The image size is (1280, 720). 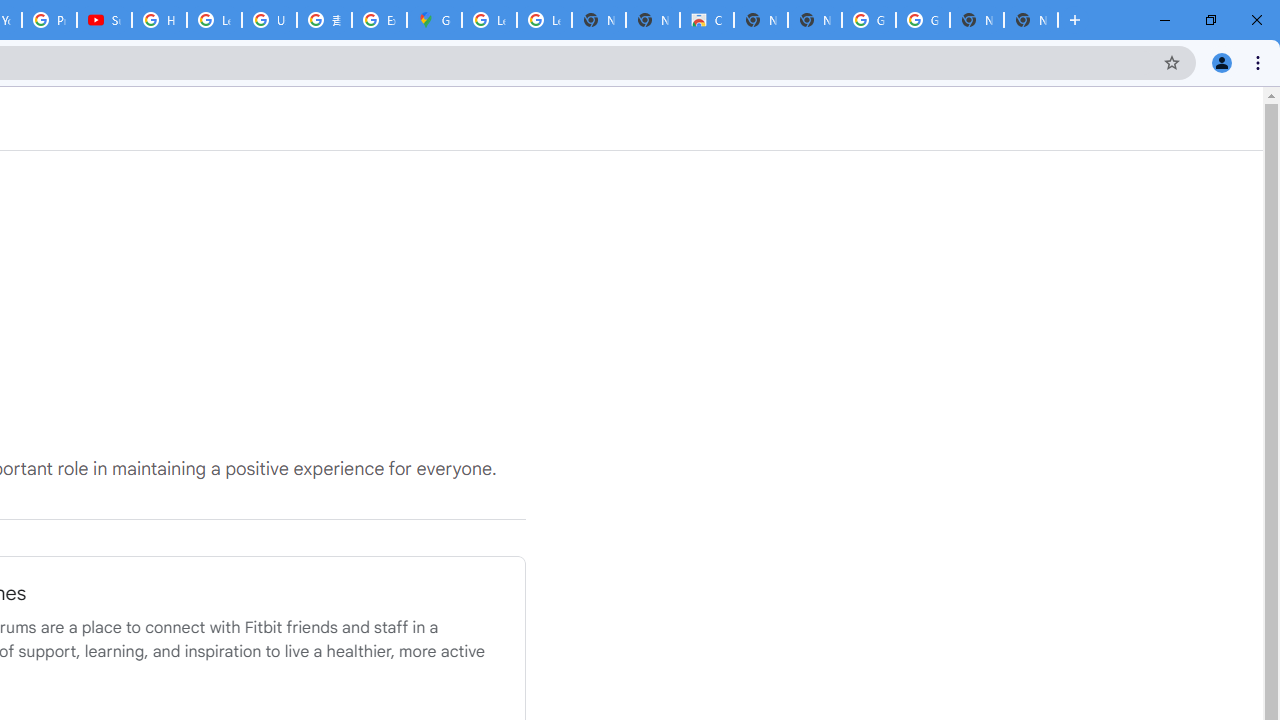 What do you see at coordinates (379, 20) in the screenshot?
I see `'Explore new street-level details - Google Maps Help'` at bounding box center [379, 20].